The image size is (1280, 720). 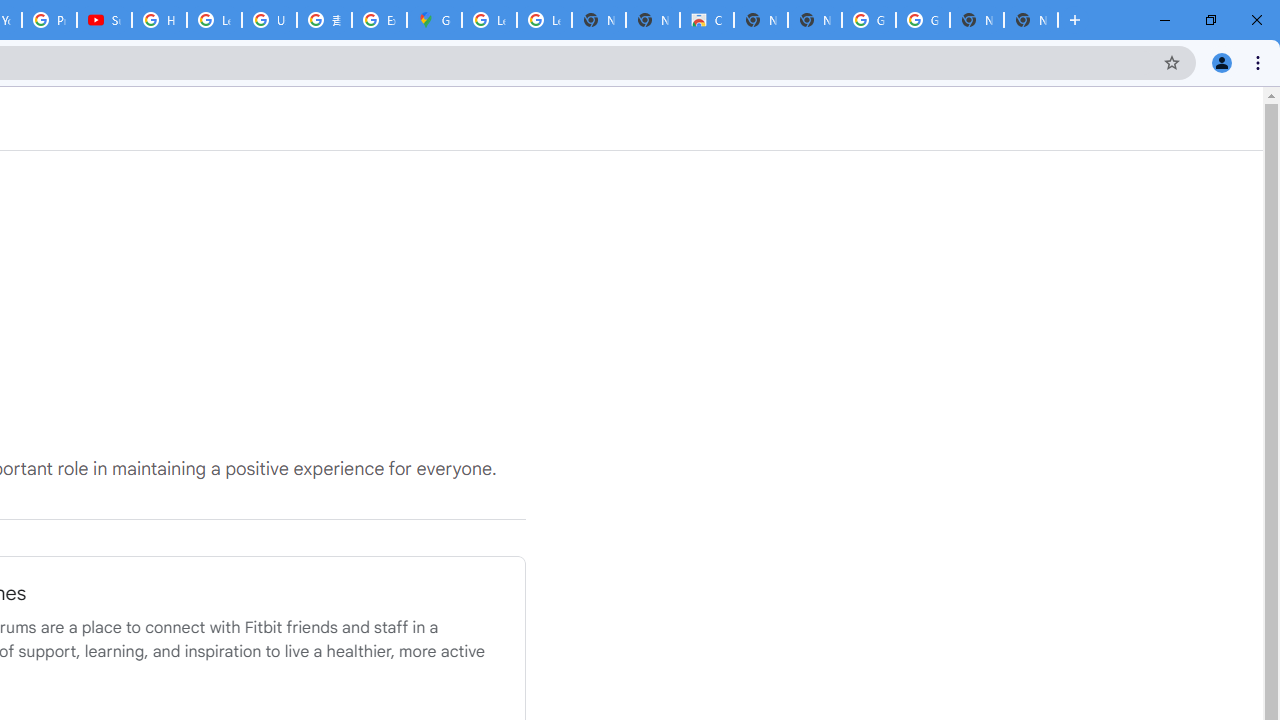 What do you see at coordinates (379, 20) in the screenshot?
I see `'Explore new street-level details - Google Maps Help'` at bounding box center [379, 20].